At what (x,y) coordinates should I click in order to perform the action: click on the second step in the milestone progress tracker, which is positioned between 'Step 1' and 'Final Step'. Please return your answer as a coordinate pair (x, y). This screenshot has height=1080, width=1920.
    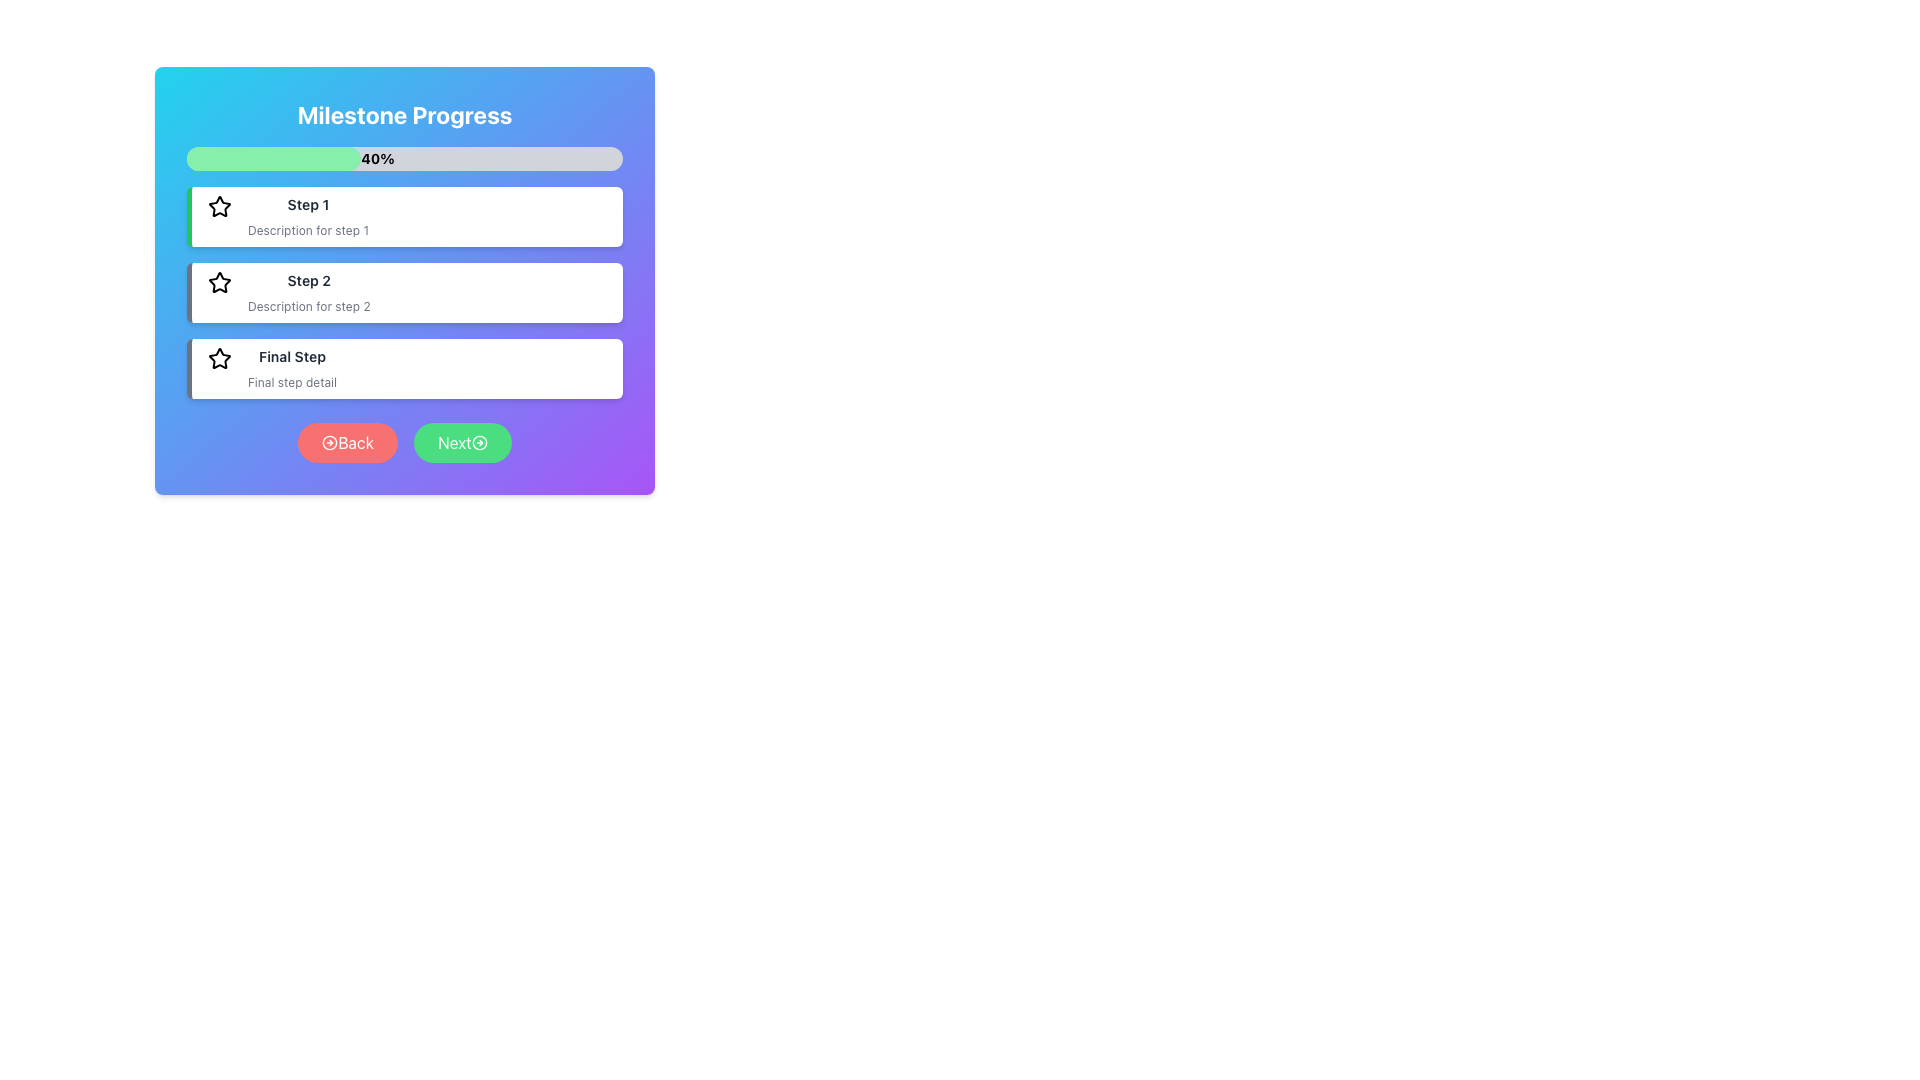
    Looking at the image, I should click on (403, 281).